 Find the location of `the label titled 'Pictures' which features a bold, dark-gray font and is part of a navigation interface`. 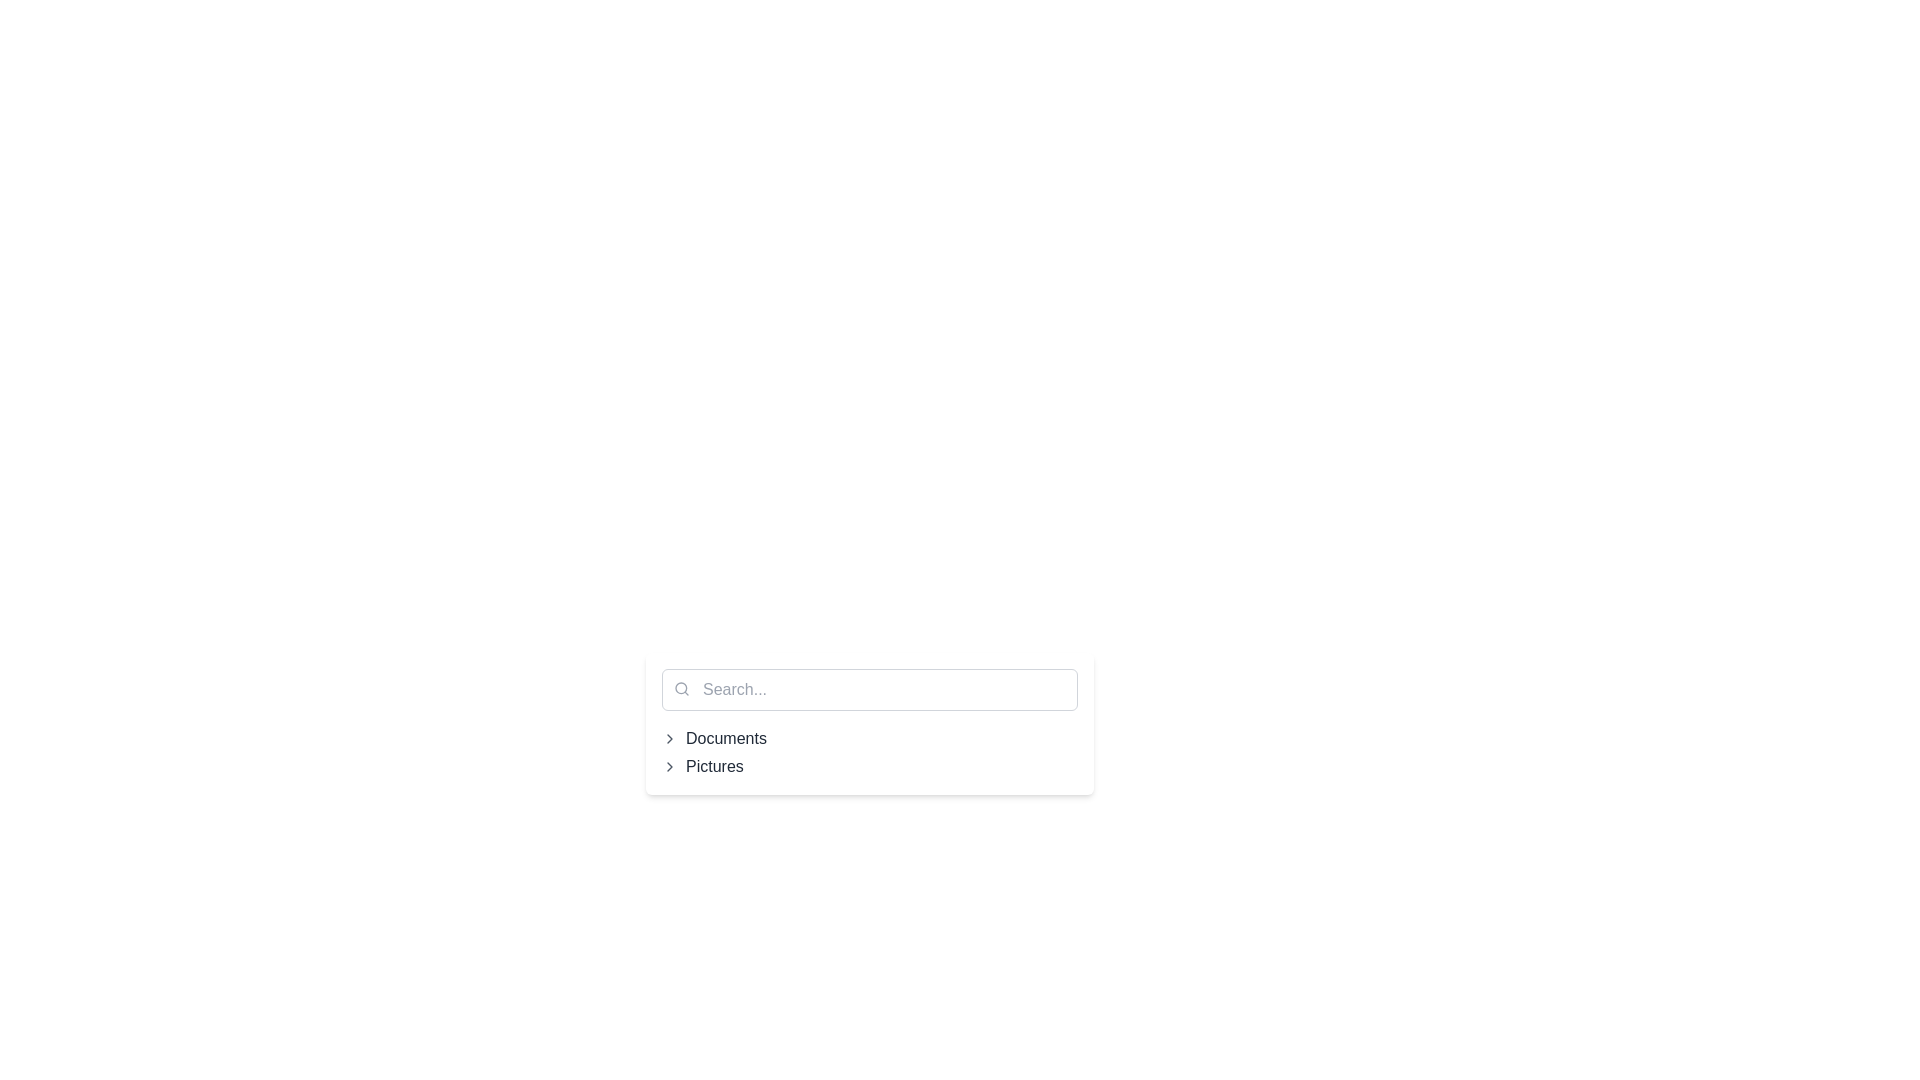

the label titled 'Pictures' which features a bold, dark-gray font and is part of a navigation interface is located at coordinates (714, 766).